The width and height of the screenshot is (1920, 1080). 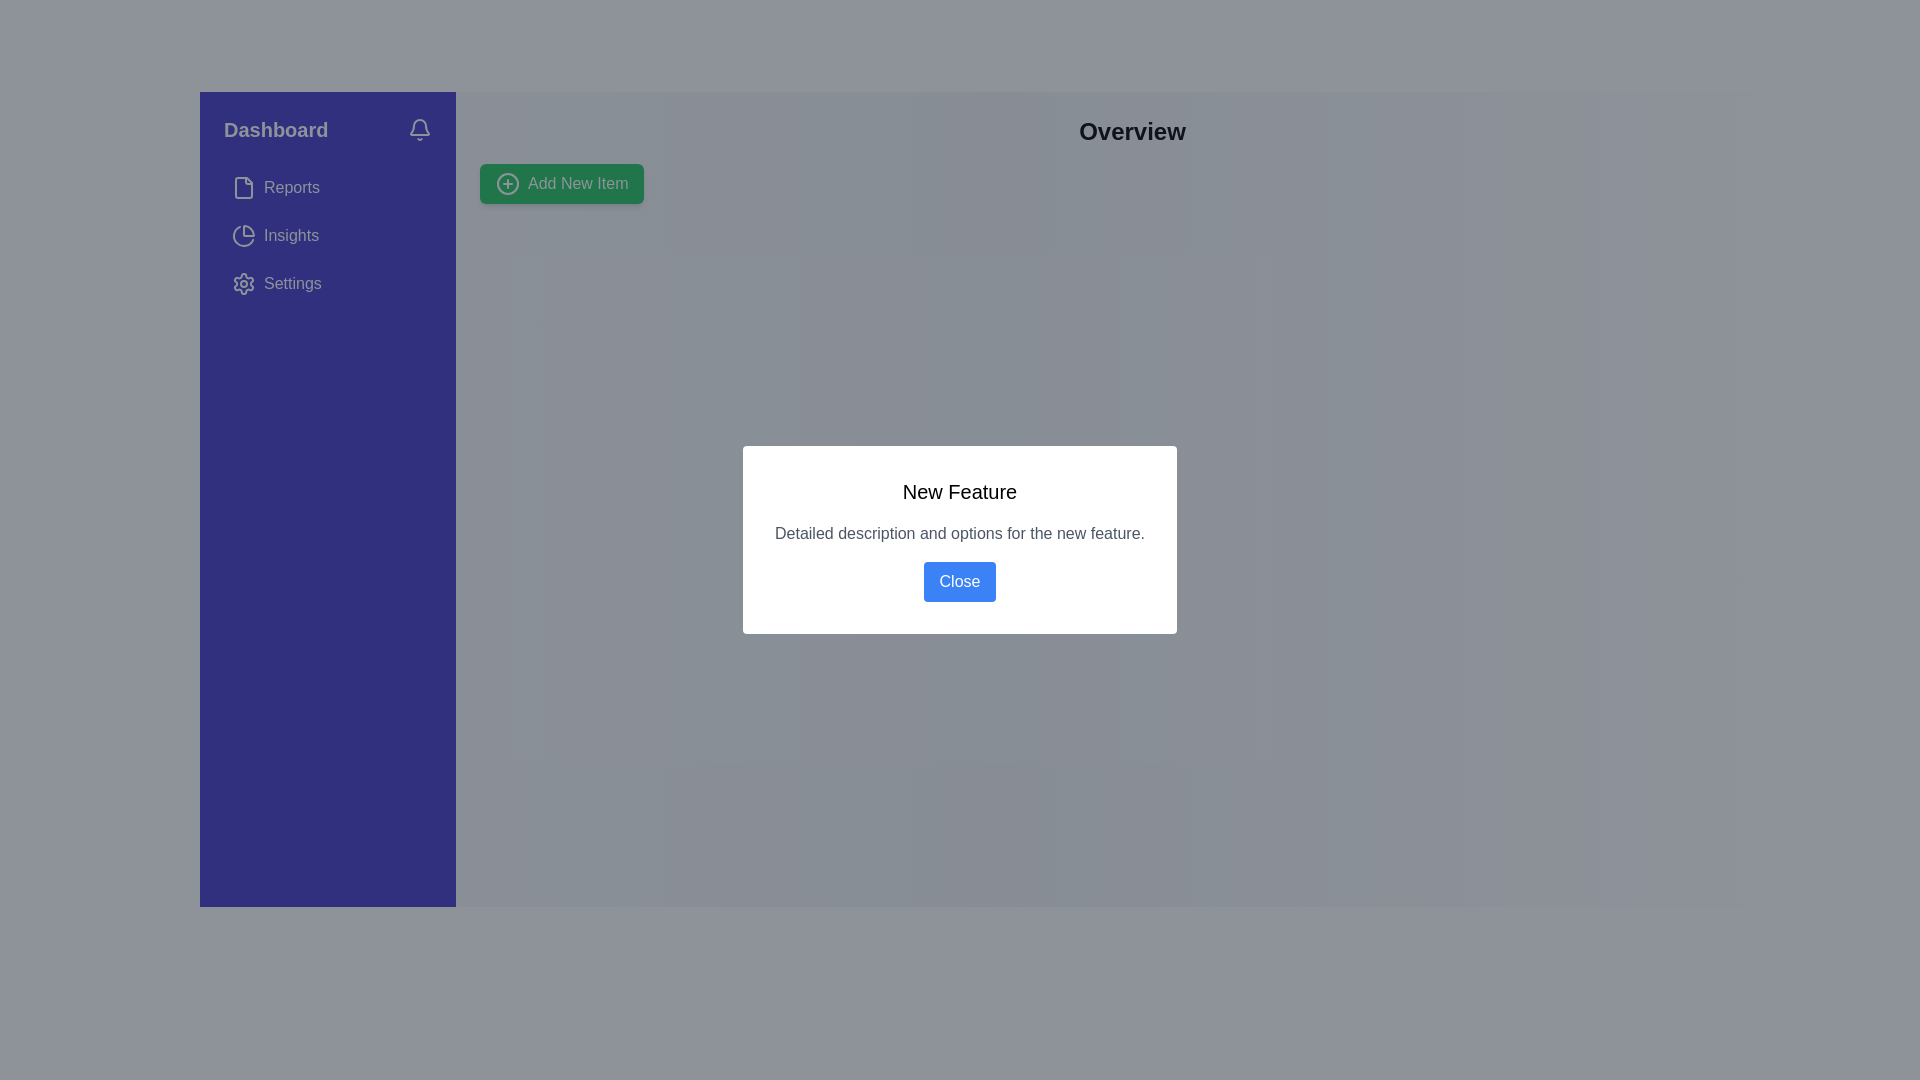 I want to click on the muted gray text label that reads 'Detailed description and options for the new feature.' located in the modal dialog below the title 'New Feature' and above the blue 'Close' button, so click(x=960, y=532).